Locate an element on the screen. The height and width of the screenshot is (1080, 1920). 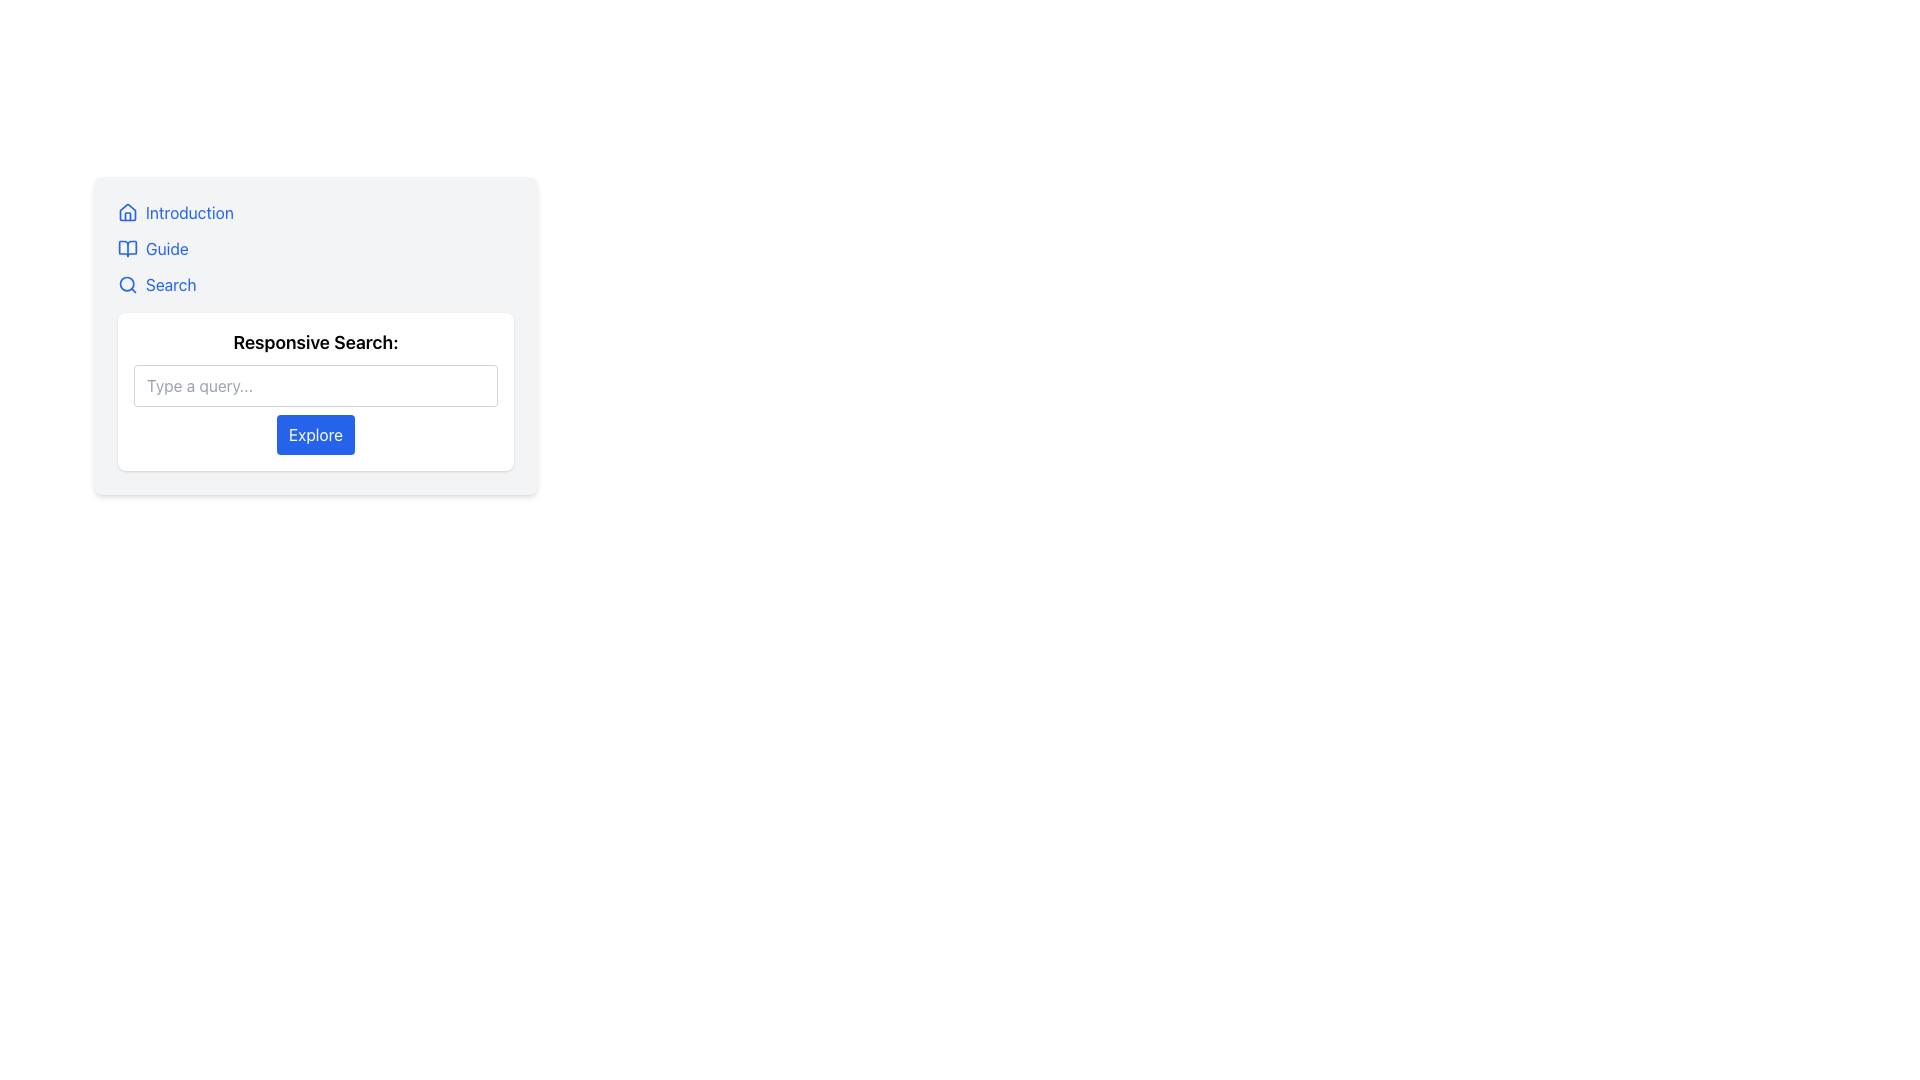
the 'Guide' navigation icon, which is a vector shape resembling an open book is located at coordinates (127, 248).